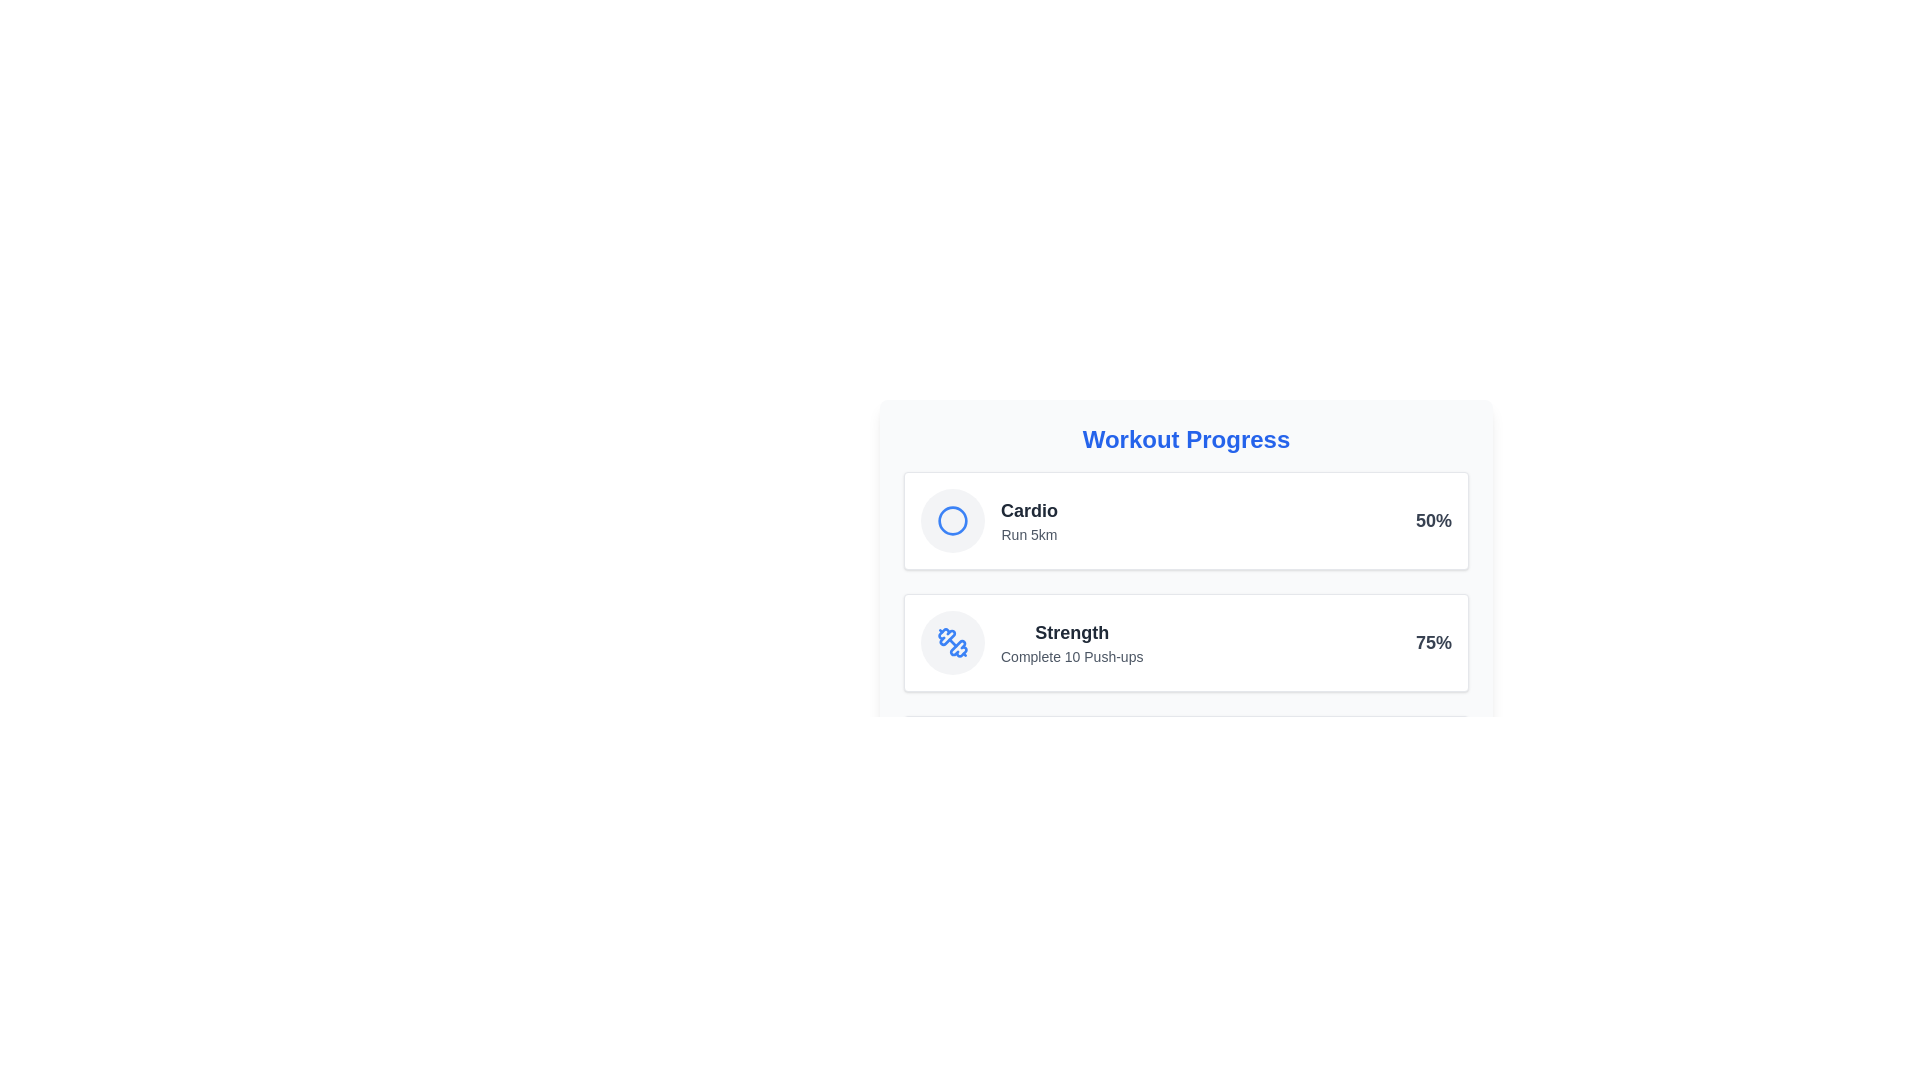 Image resolution: width=1920 pixels, height=1080 pixels. I want to click on the 'Strength' icon located in the second card of the 'Workout Progress' section, positioned on the left side of the row associated with 'Strength', so click(952, 643).